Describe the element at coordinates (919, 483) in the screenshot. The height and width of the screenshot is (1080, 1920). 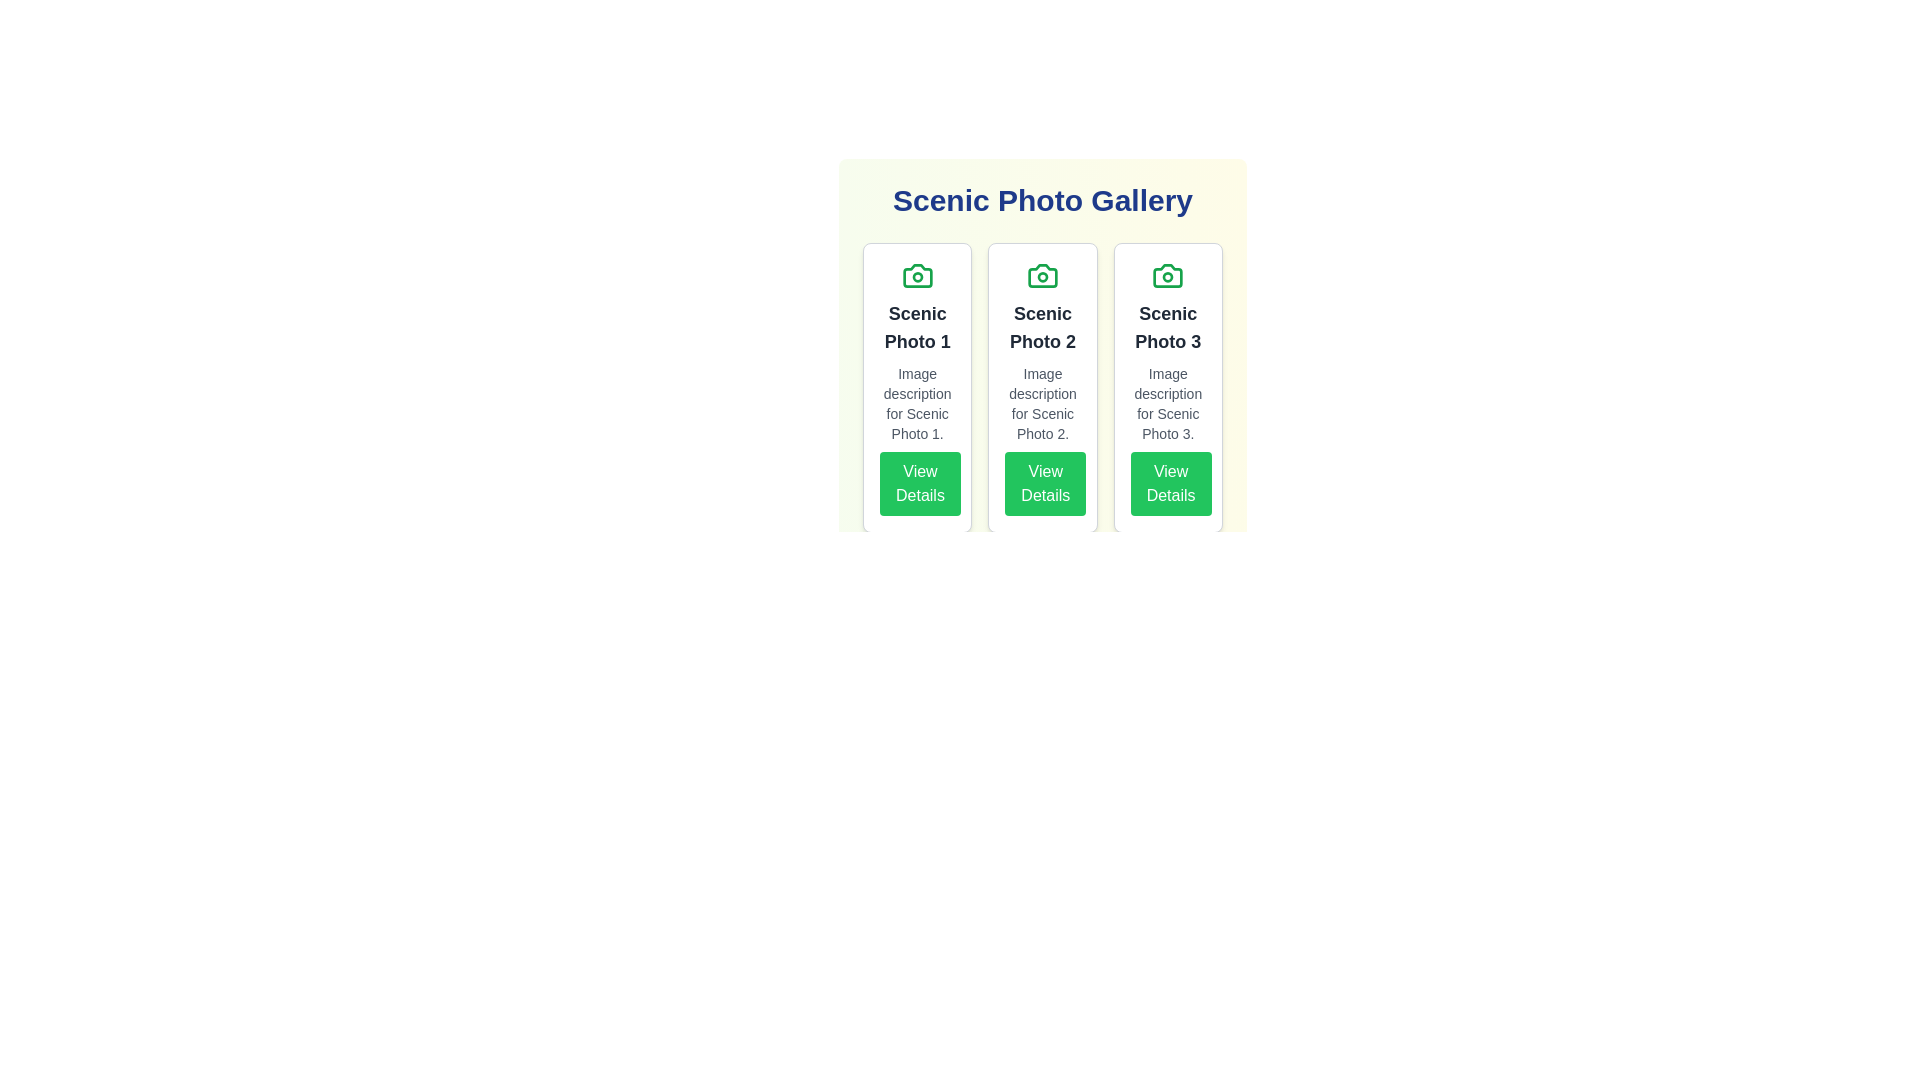
I see `'View Details' button for the scenic photo identified by Scenic Photo 1` at that location.